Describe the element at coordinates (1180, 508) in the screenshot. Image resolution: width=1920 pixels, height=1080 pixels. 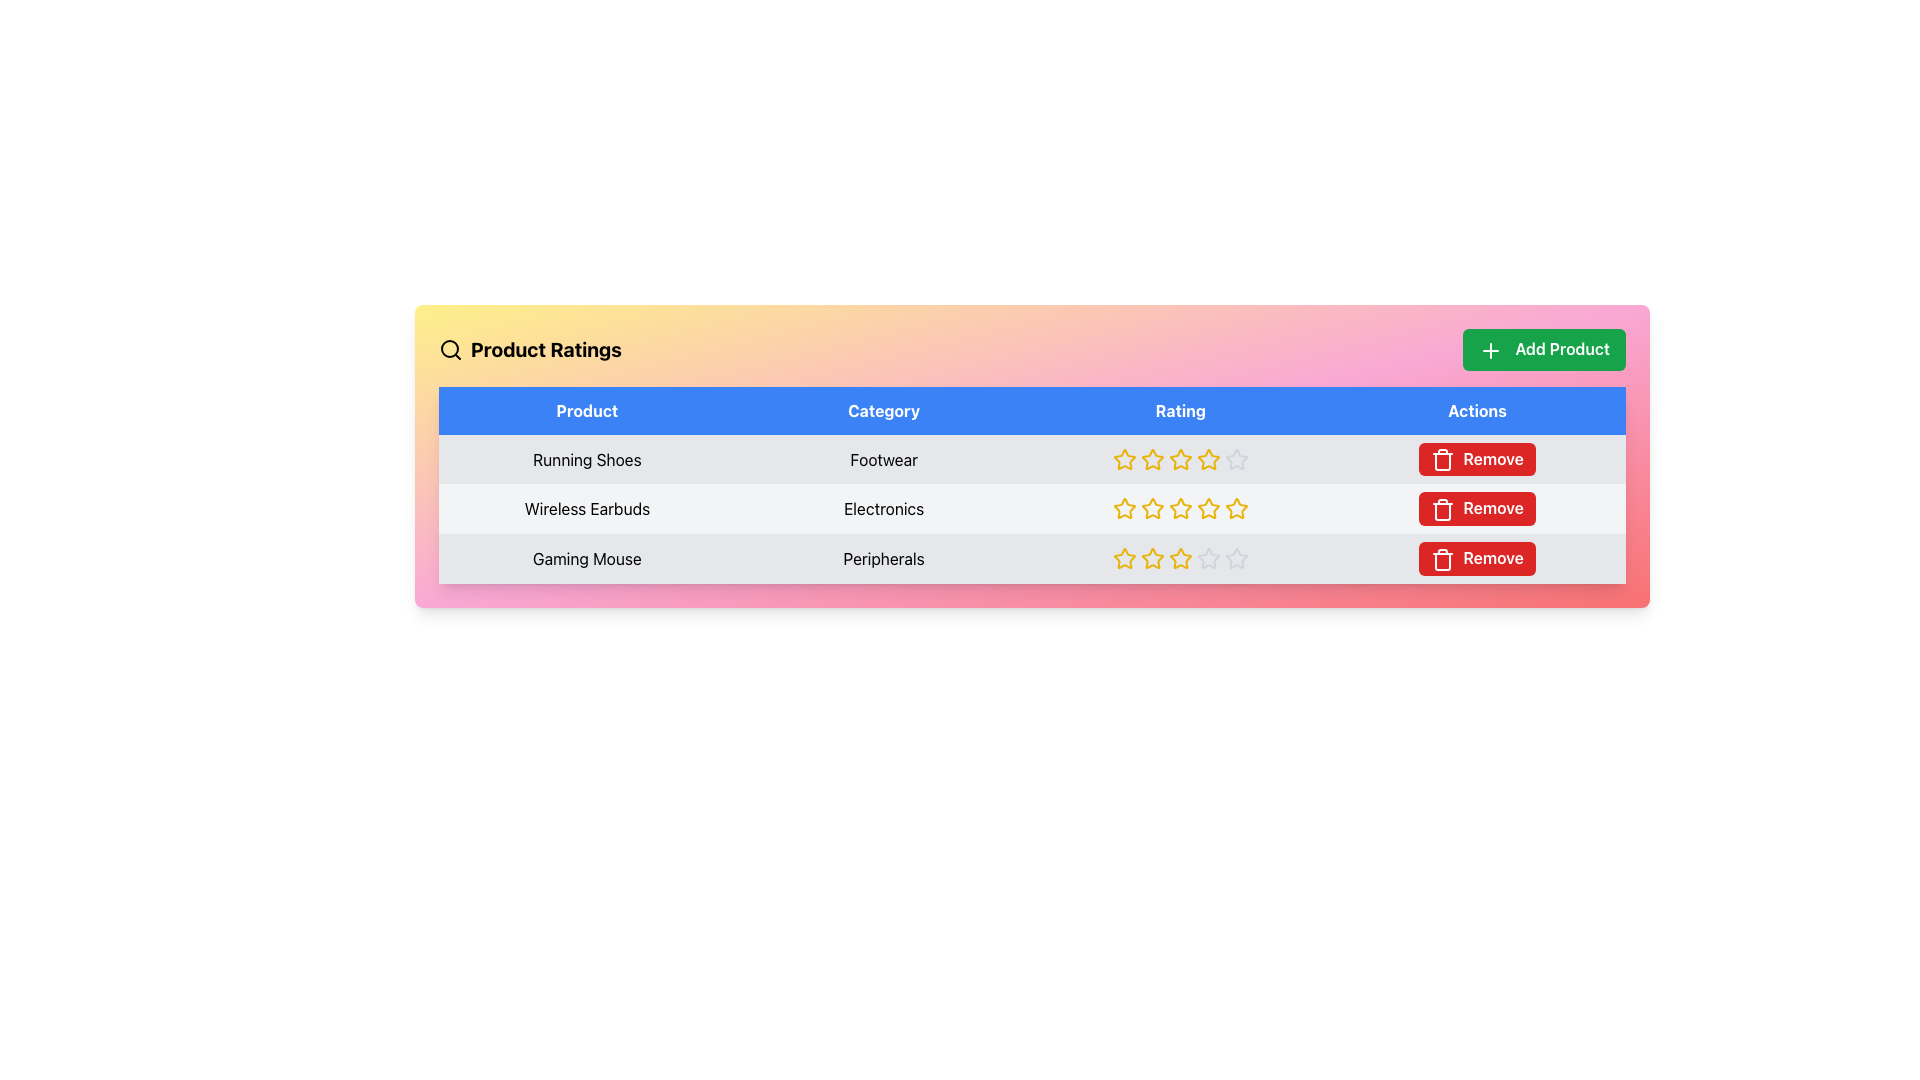
I see `the fourth star icon in the rating component for the 'Wireless Earbuds'` at that location.